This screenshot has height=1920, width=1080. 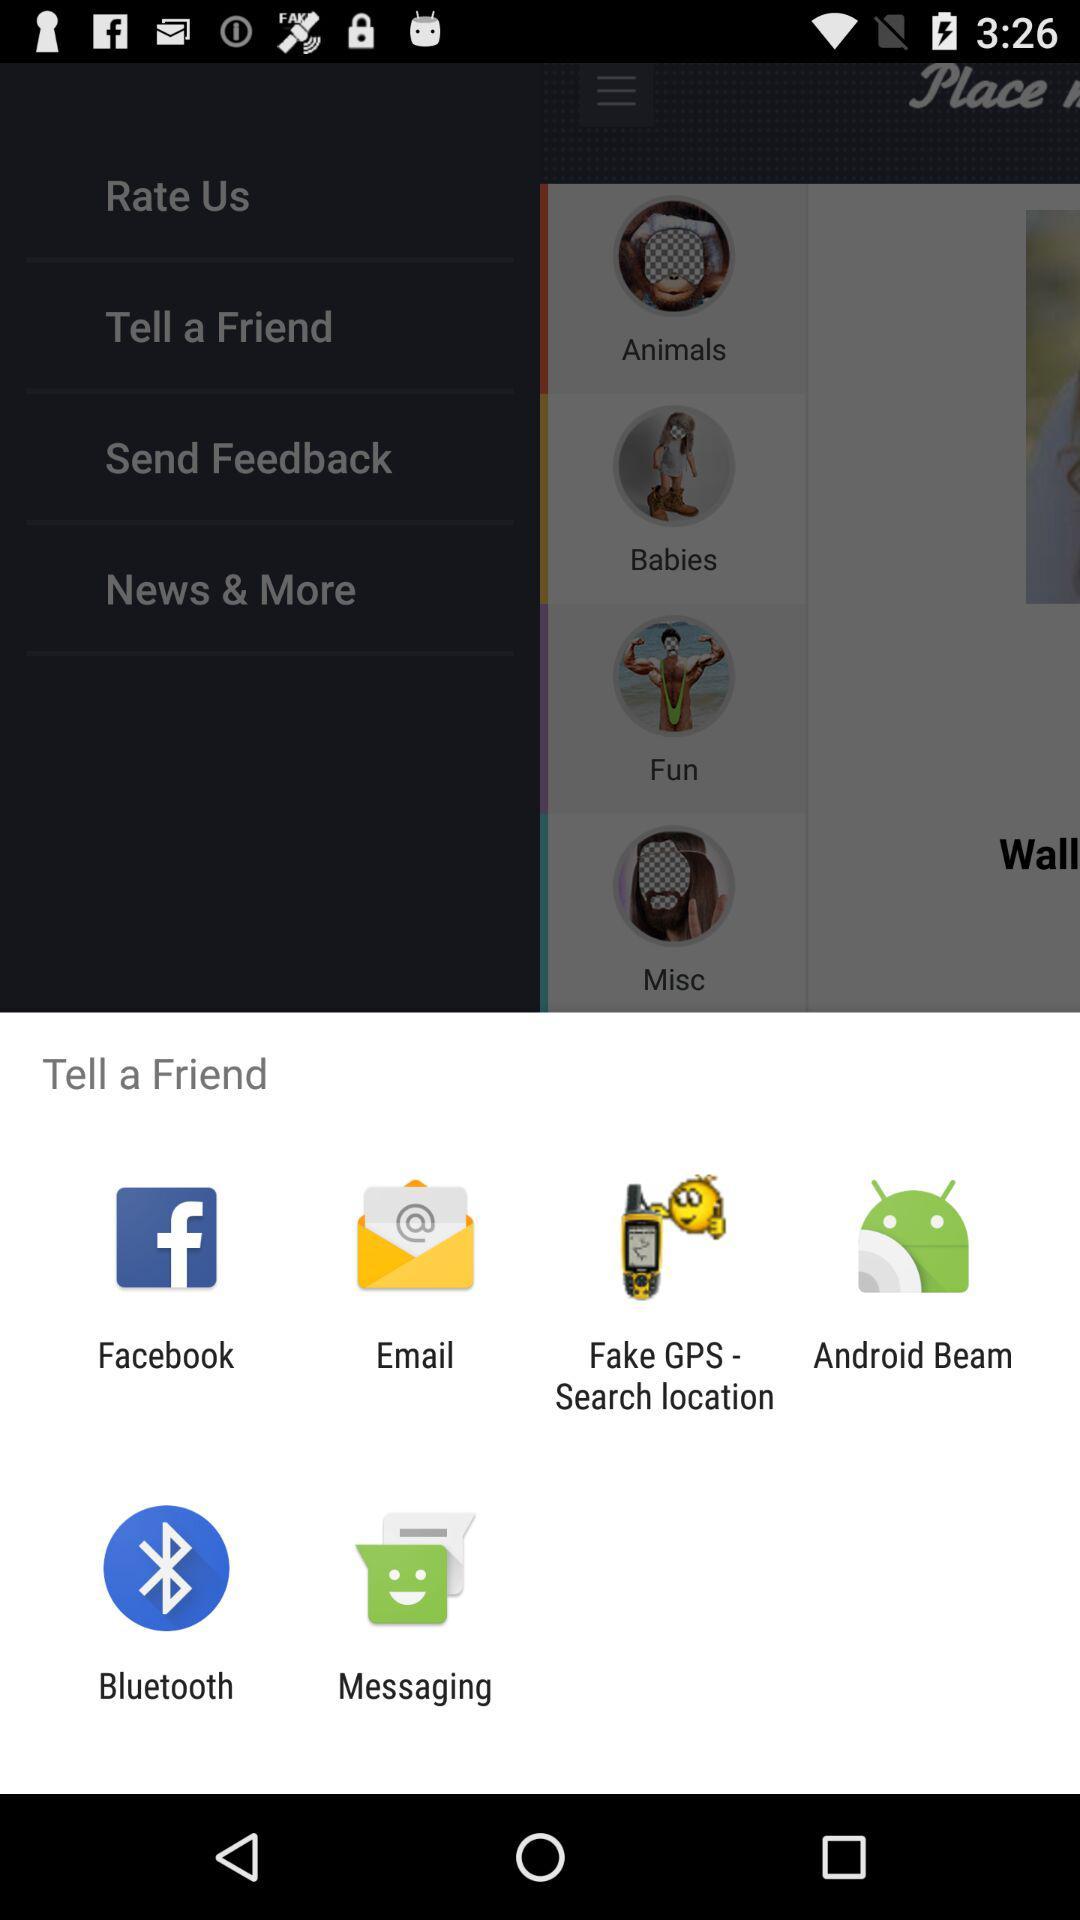 What do you see at coordinates (913, 1374) in the screenshot?
I see `the icon at the bottom right corner` at bounding box center [913, 1374].